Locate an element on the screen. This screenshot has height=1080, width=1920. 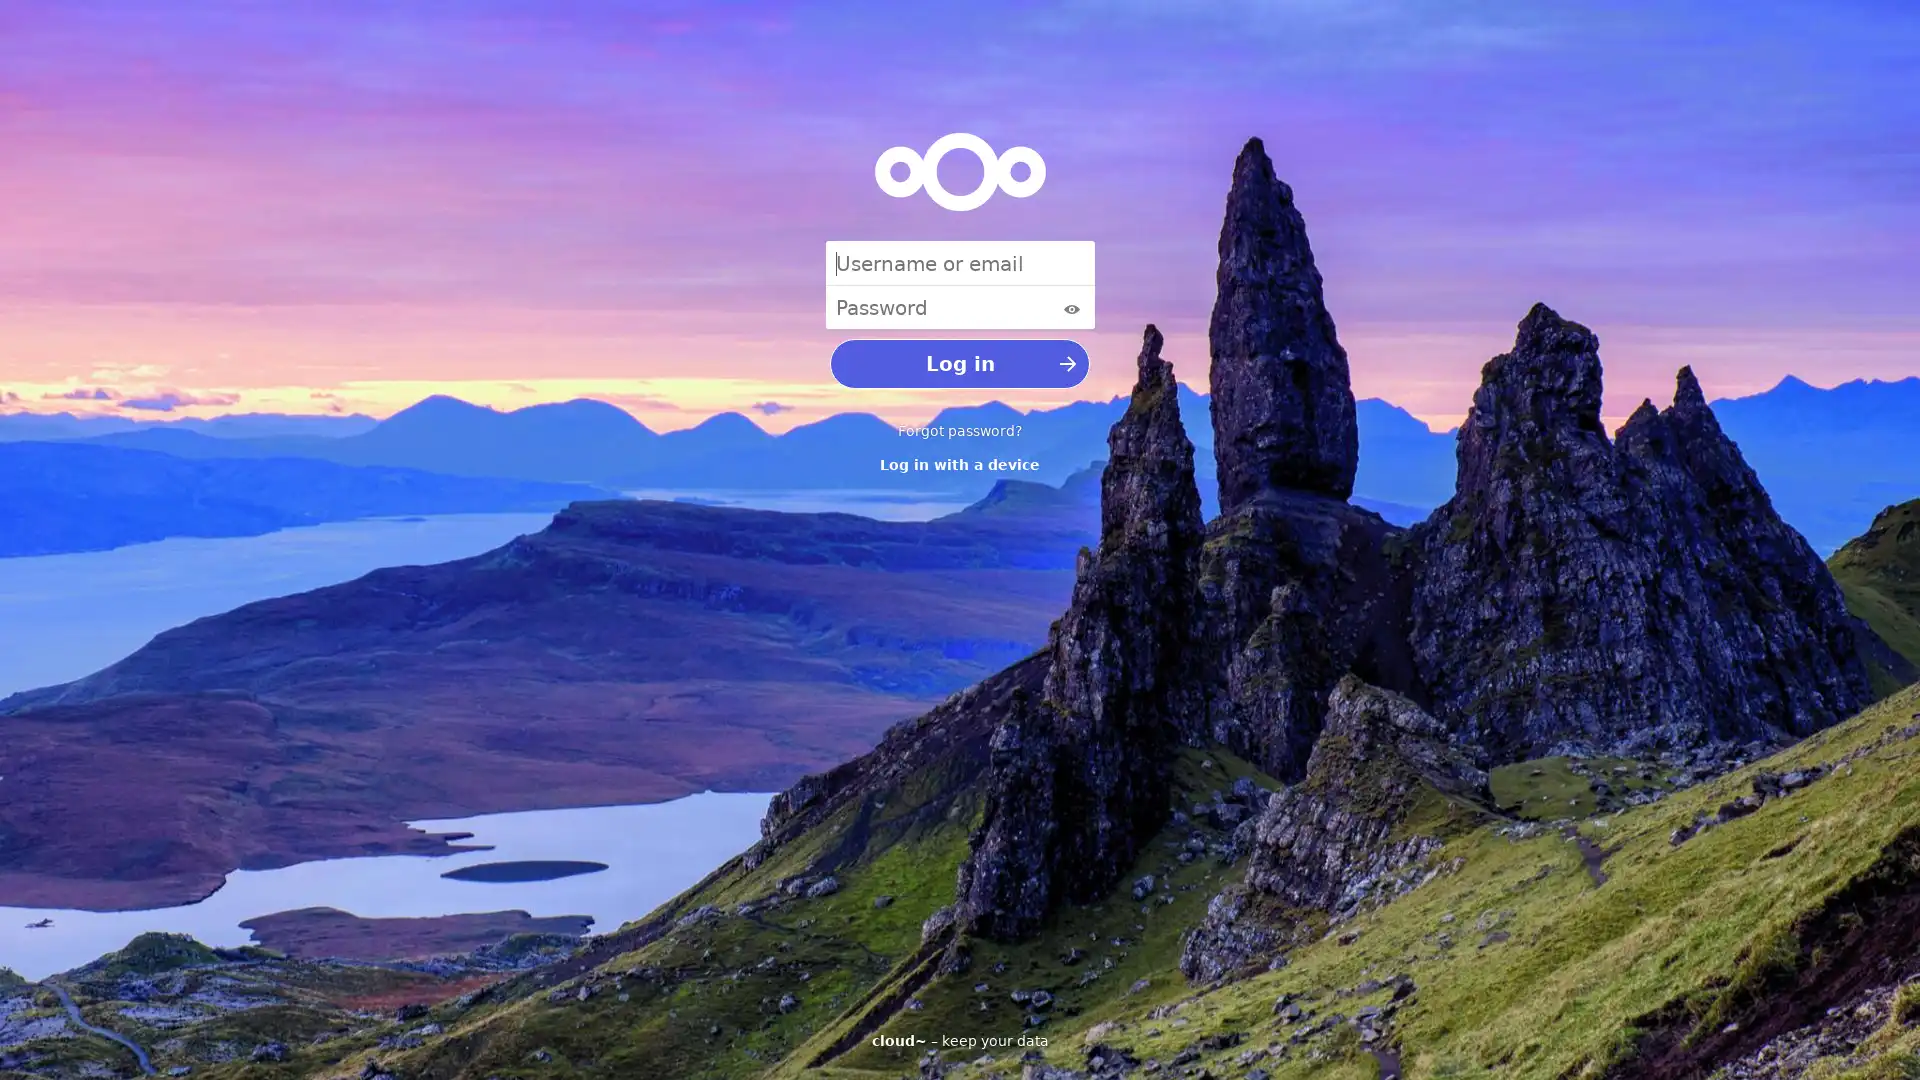
Log in is located at coordinates (960, 363).